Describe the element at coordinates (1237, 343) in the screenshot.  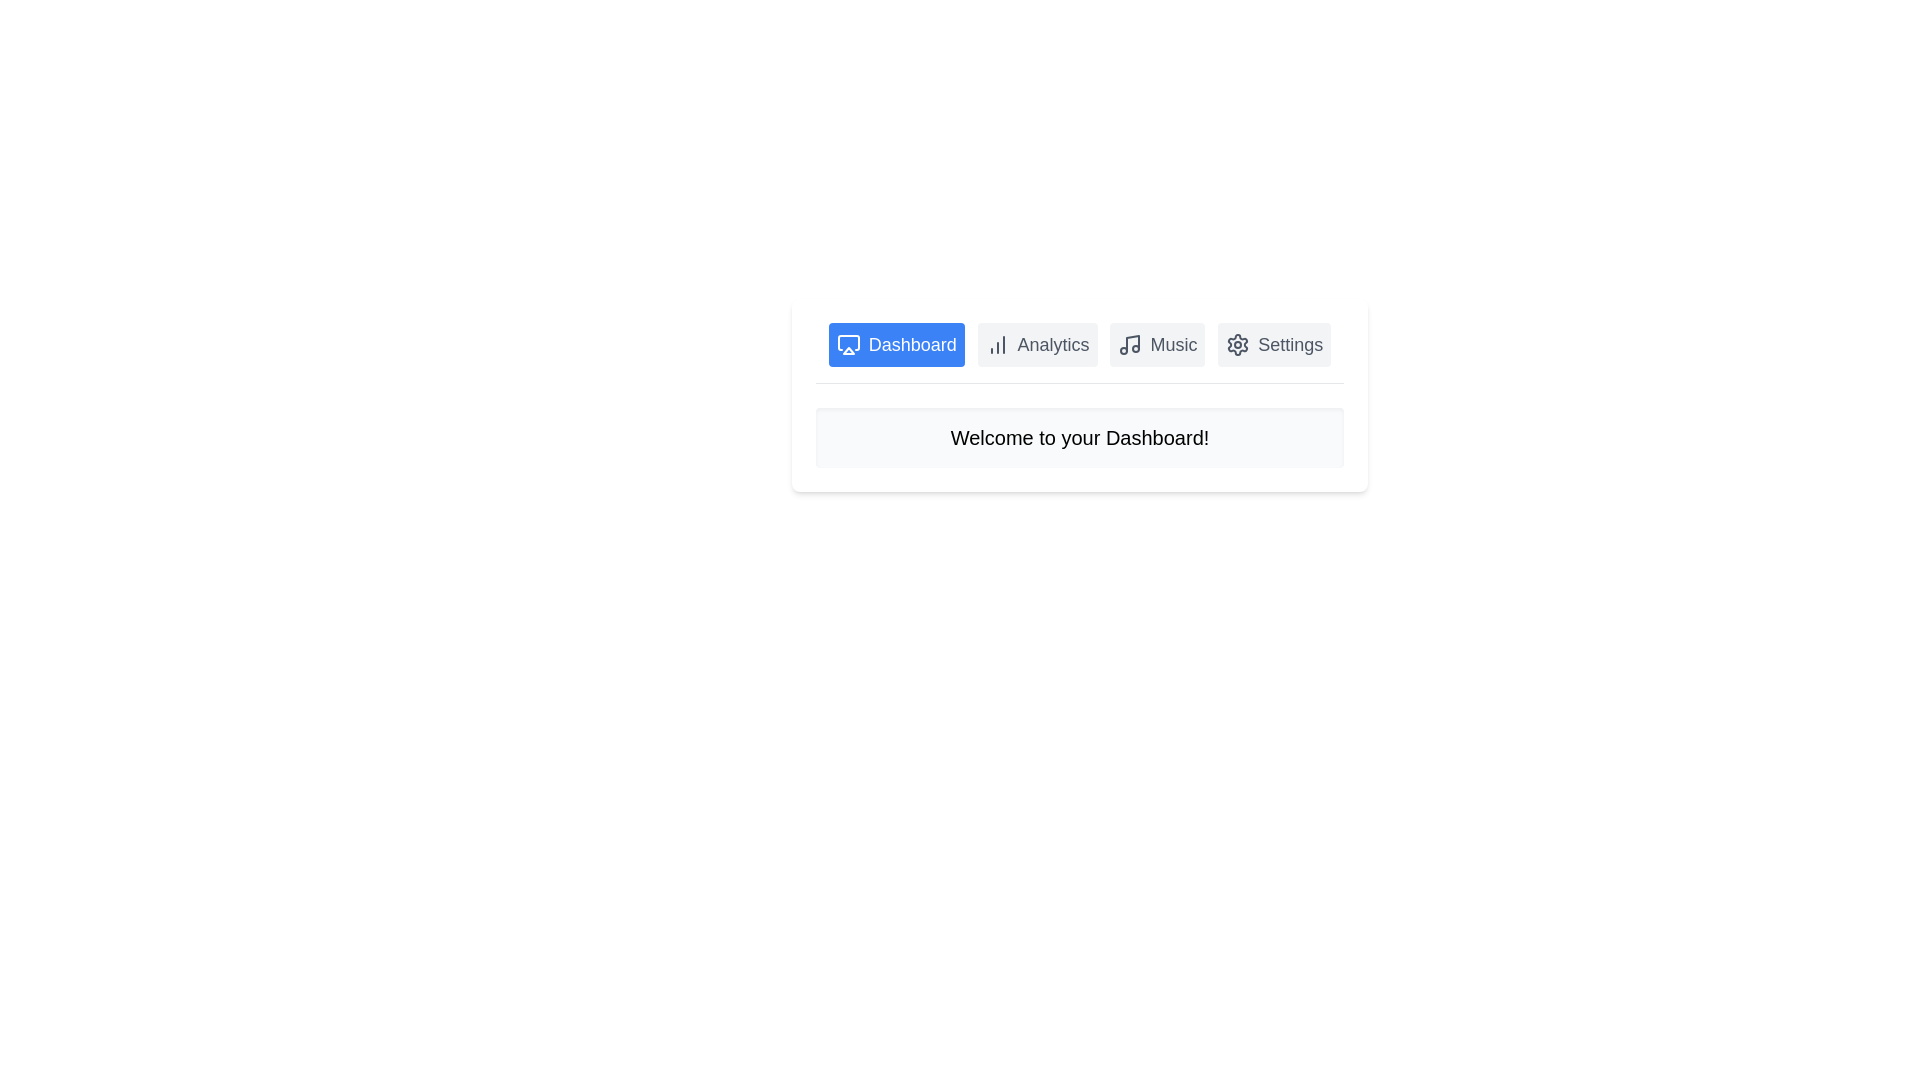
I see `the gear icon representing settings located in the navigation bar on the right side for keyboard navigation` at that location.